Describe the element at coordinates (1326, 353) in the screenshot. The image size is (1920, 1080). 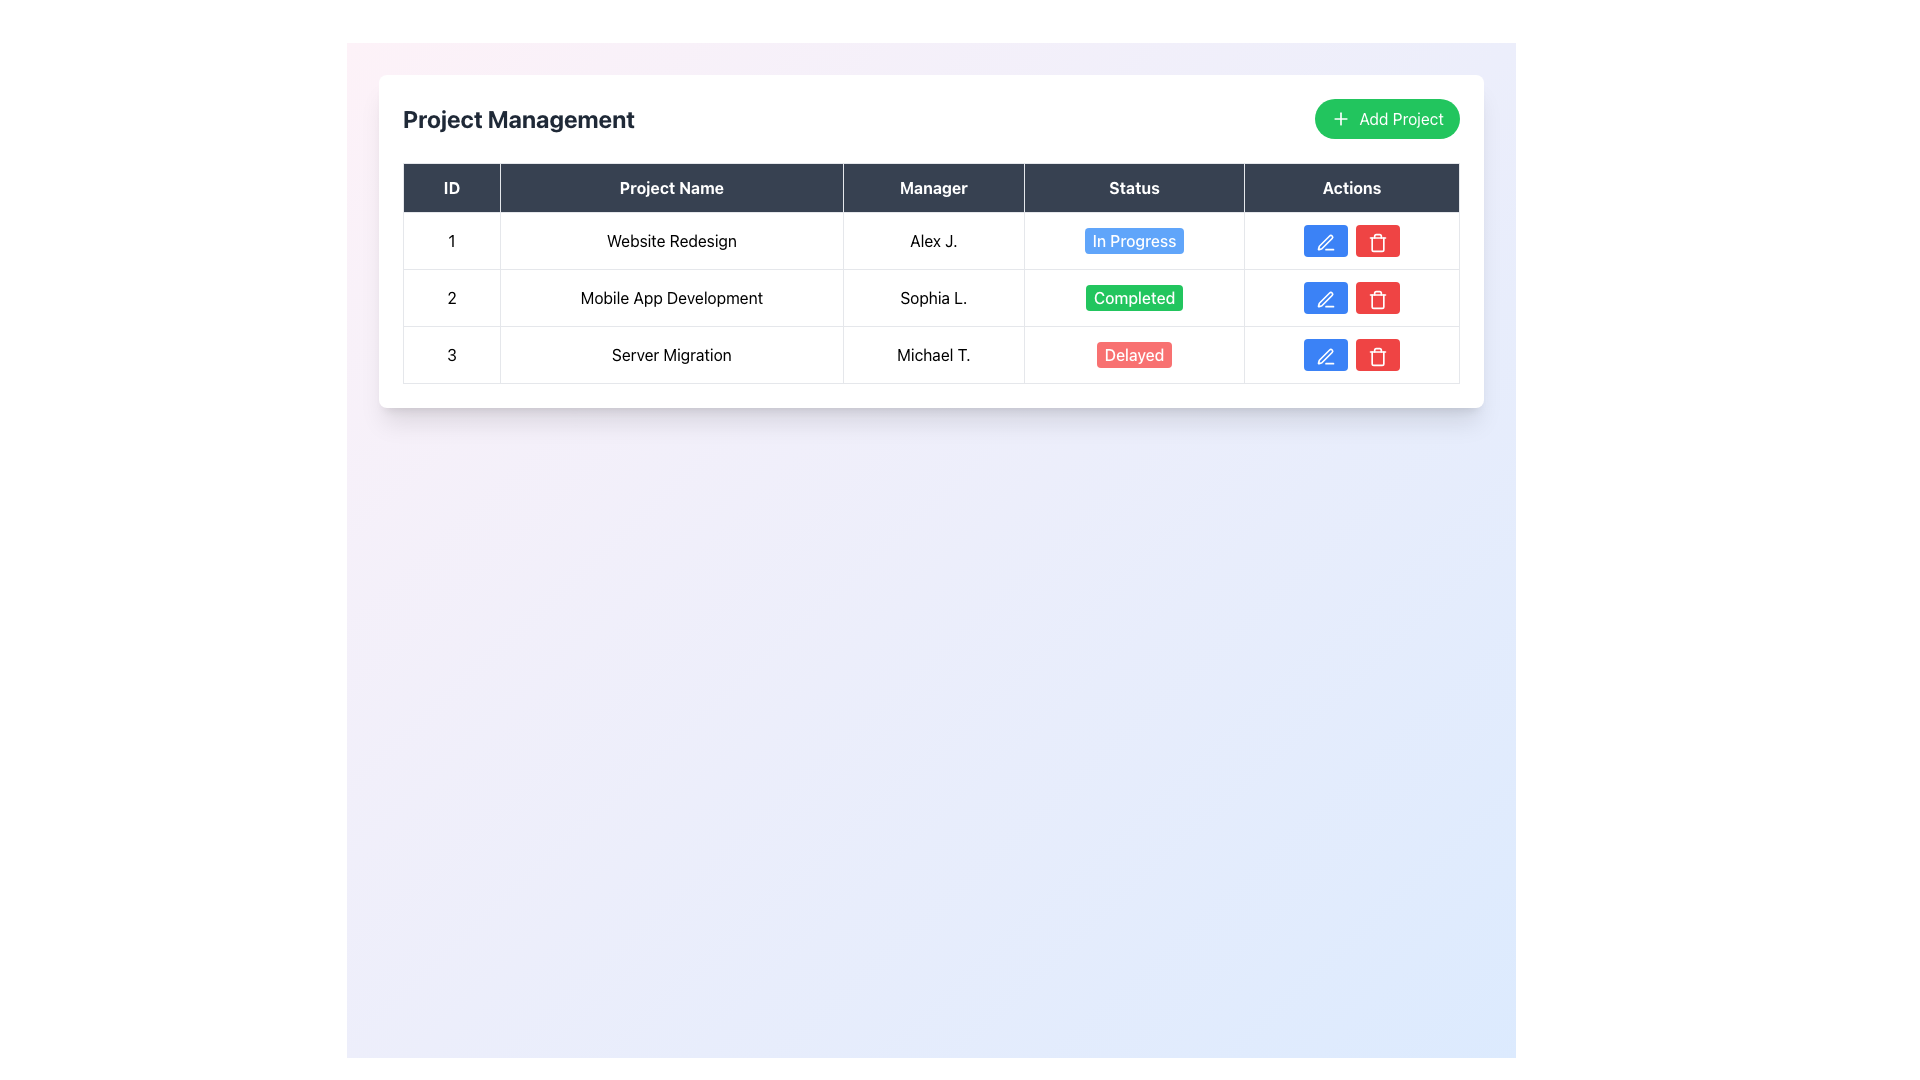
I see `the blue rounded rectangle button with a pen icon in the 'Actions' column of the last row, corresponding to the 'Server Migration' project, to observe any visual feedback` at that location.